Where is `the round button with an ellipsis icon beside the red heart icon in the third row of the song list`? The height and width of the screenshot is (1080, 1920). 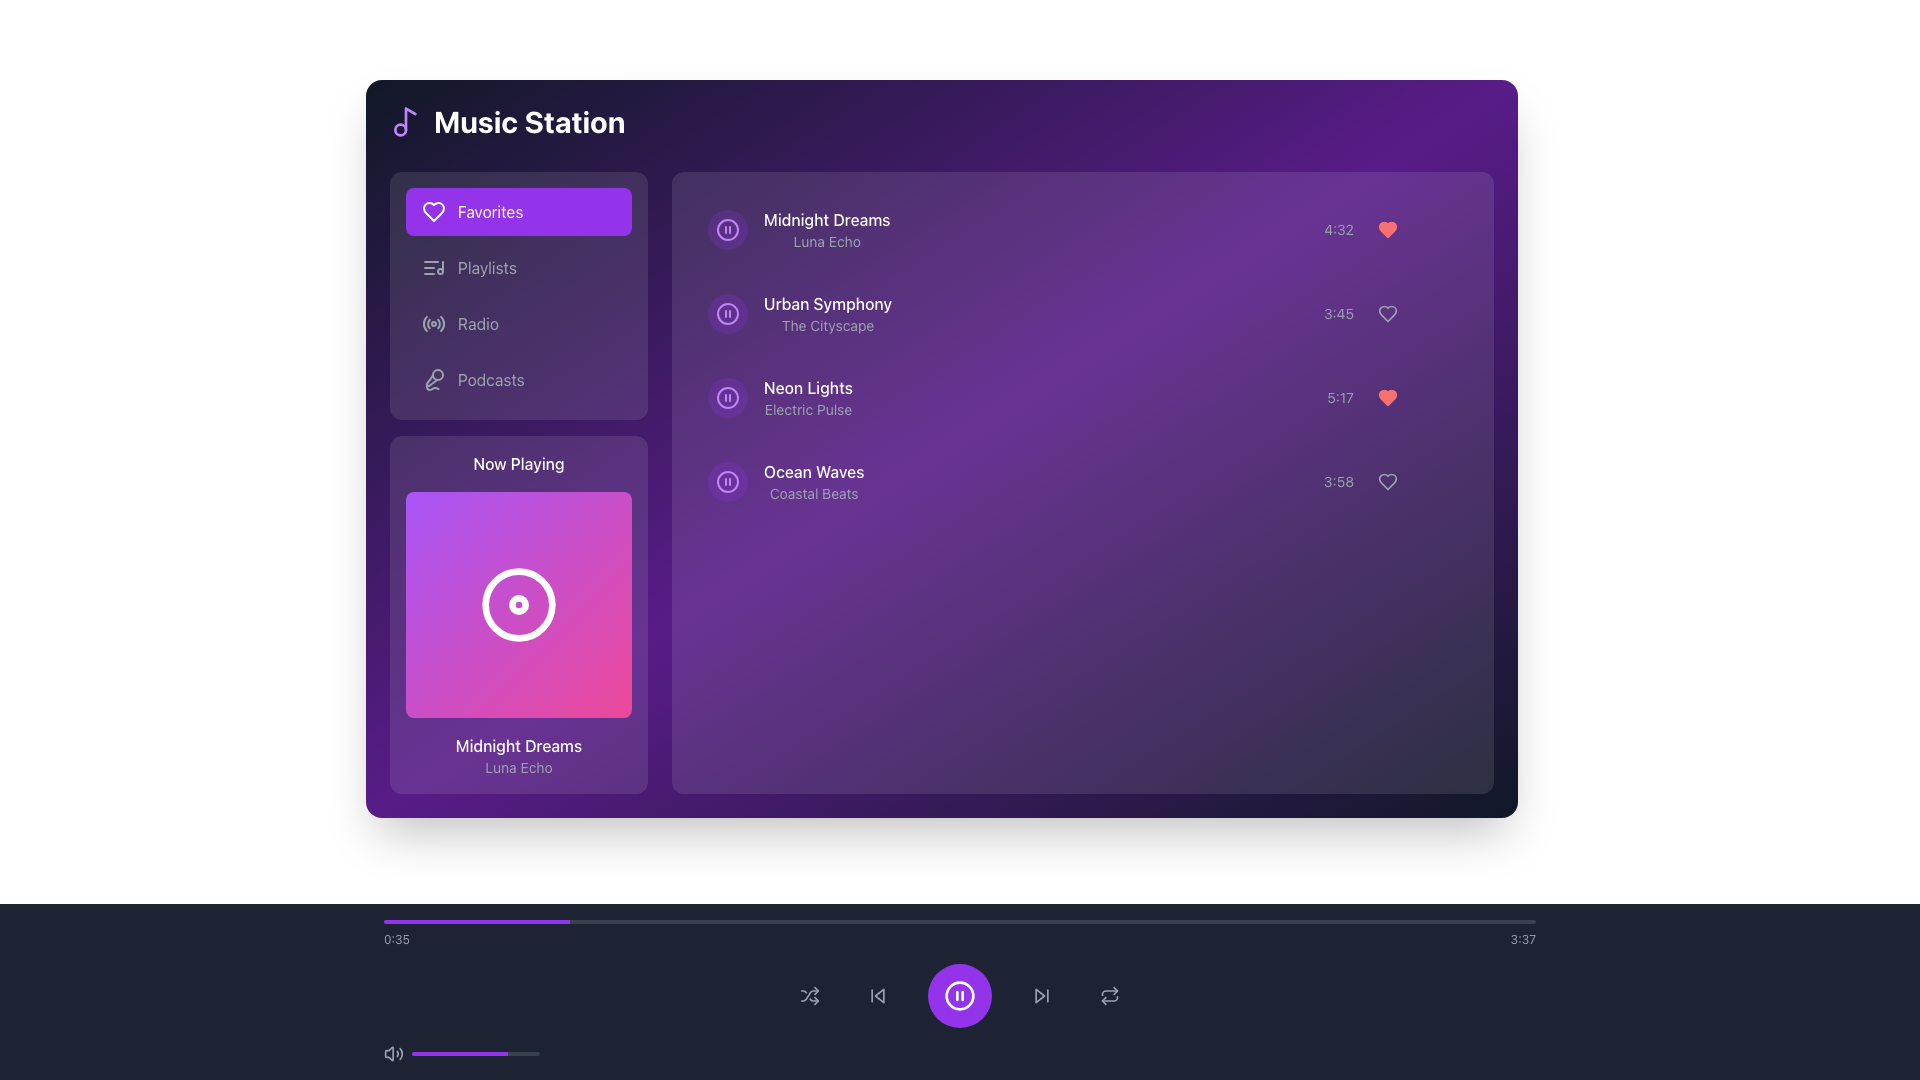 the round button with an ellipsis icon beside the red heart icon in the third row of the song list is located at coordinates (1440, 397).